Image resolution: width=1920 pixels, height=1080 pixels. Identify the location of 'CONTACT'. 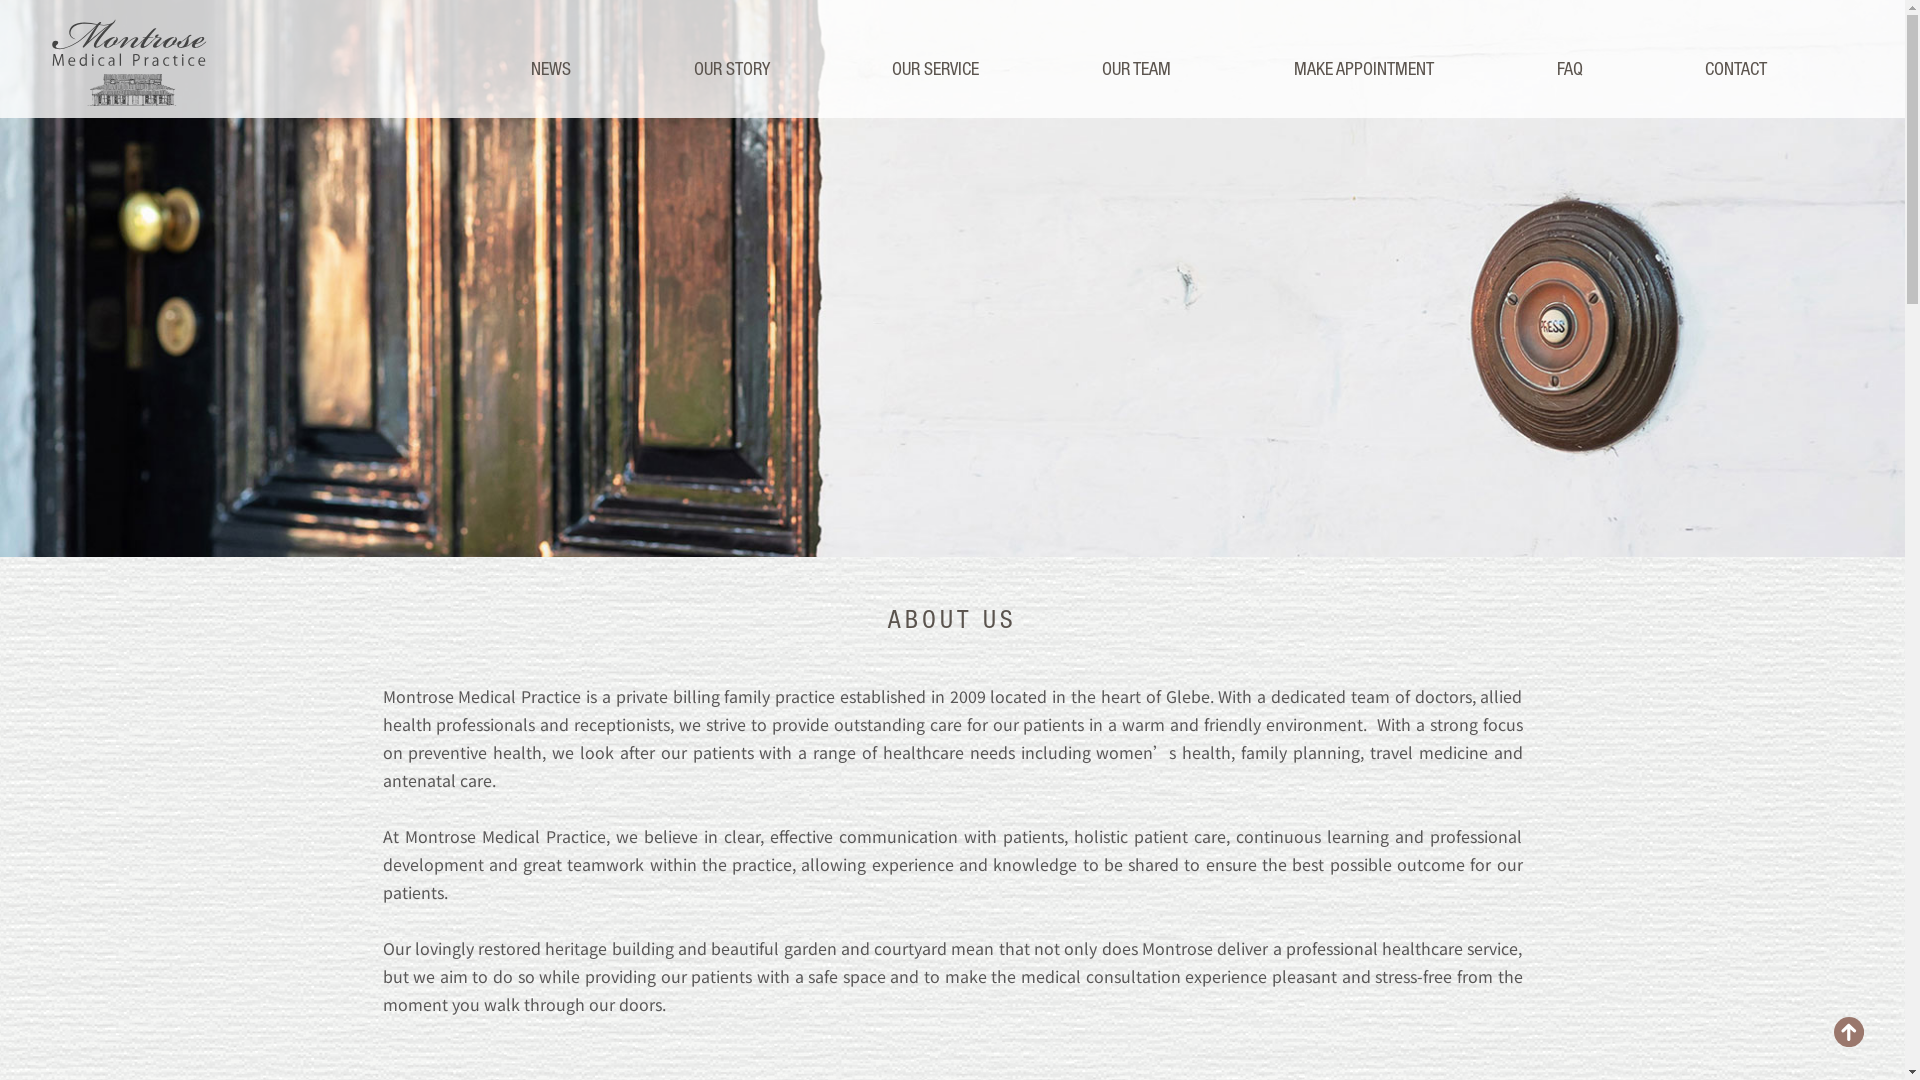
(1735, 68).